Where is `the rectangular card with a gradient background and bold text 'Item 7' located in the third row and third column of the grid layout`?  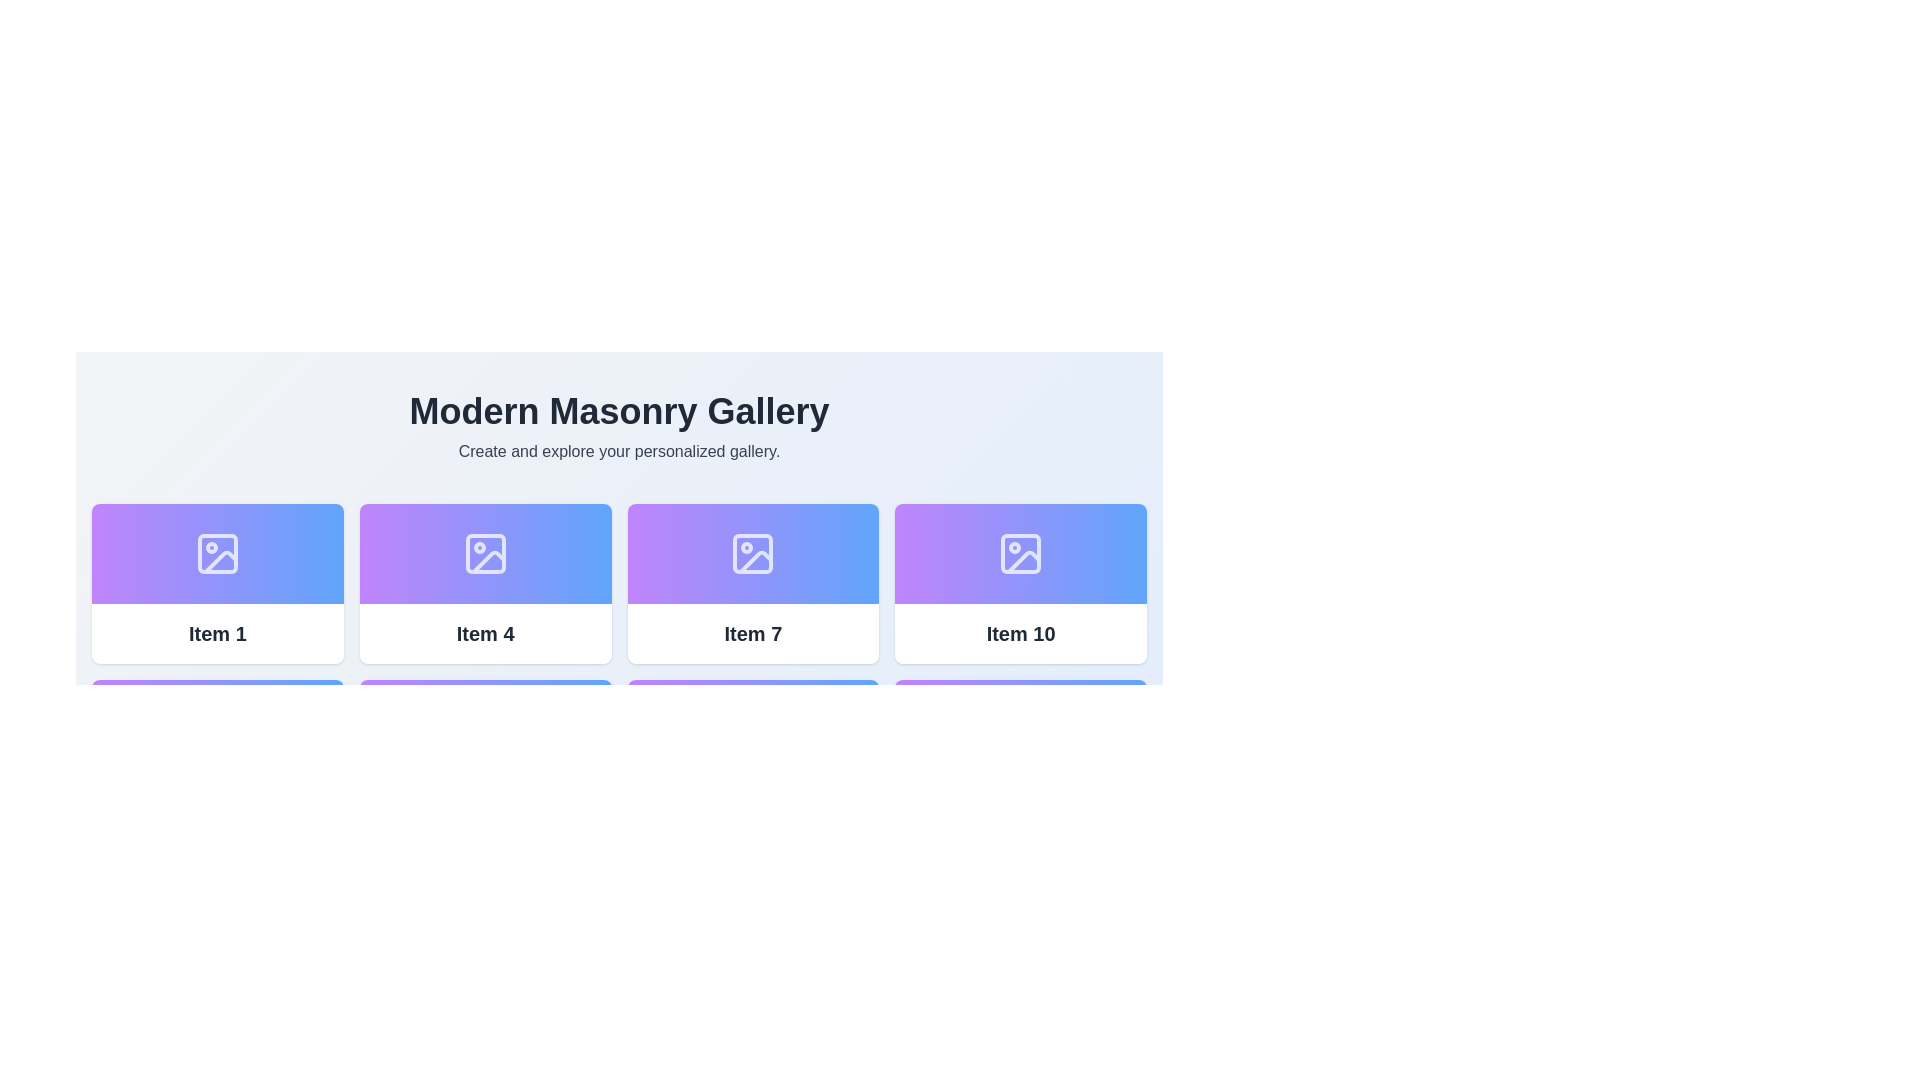
the rectangular card with a gradient background and bold text 'Item 7' located in the third row and third column of the grid layout is located at coordinates (752, 583).